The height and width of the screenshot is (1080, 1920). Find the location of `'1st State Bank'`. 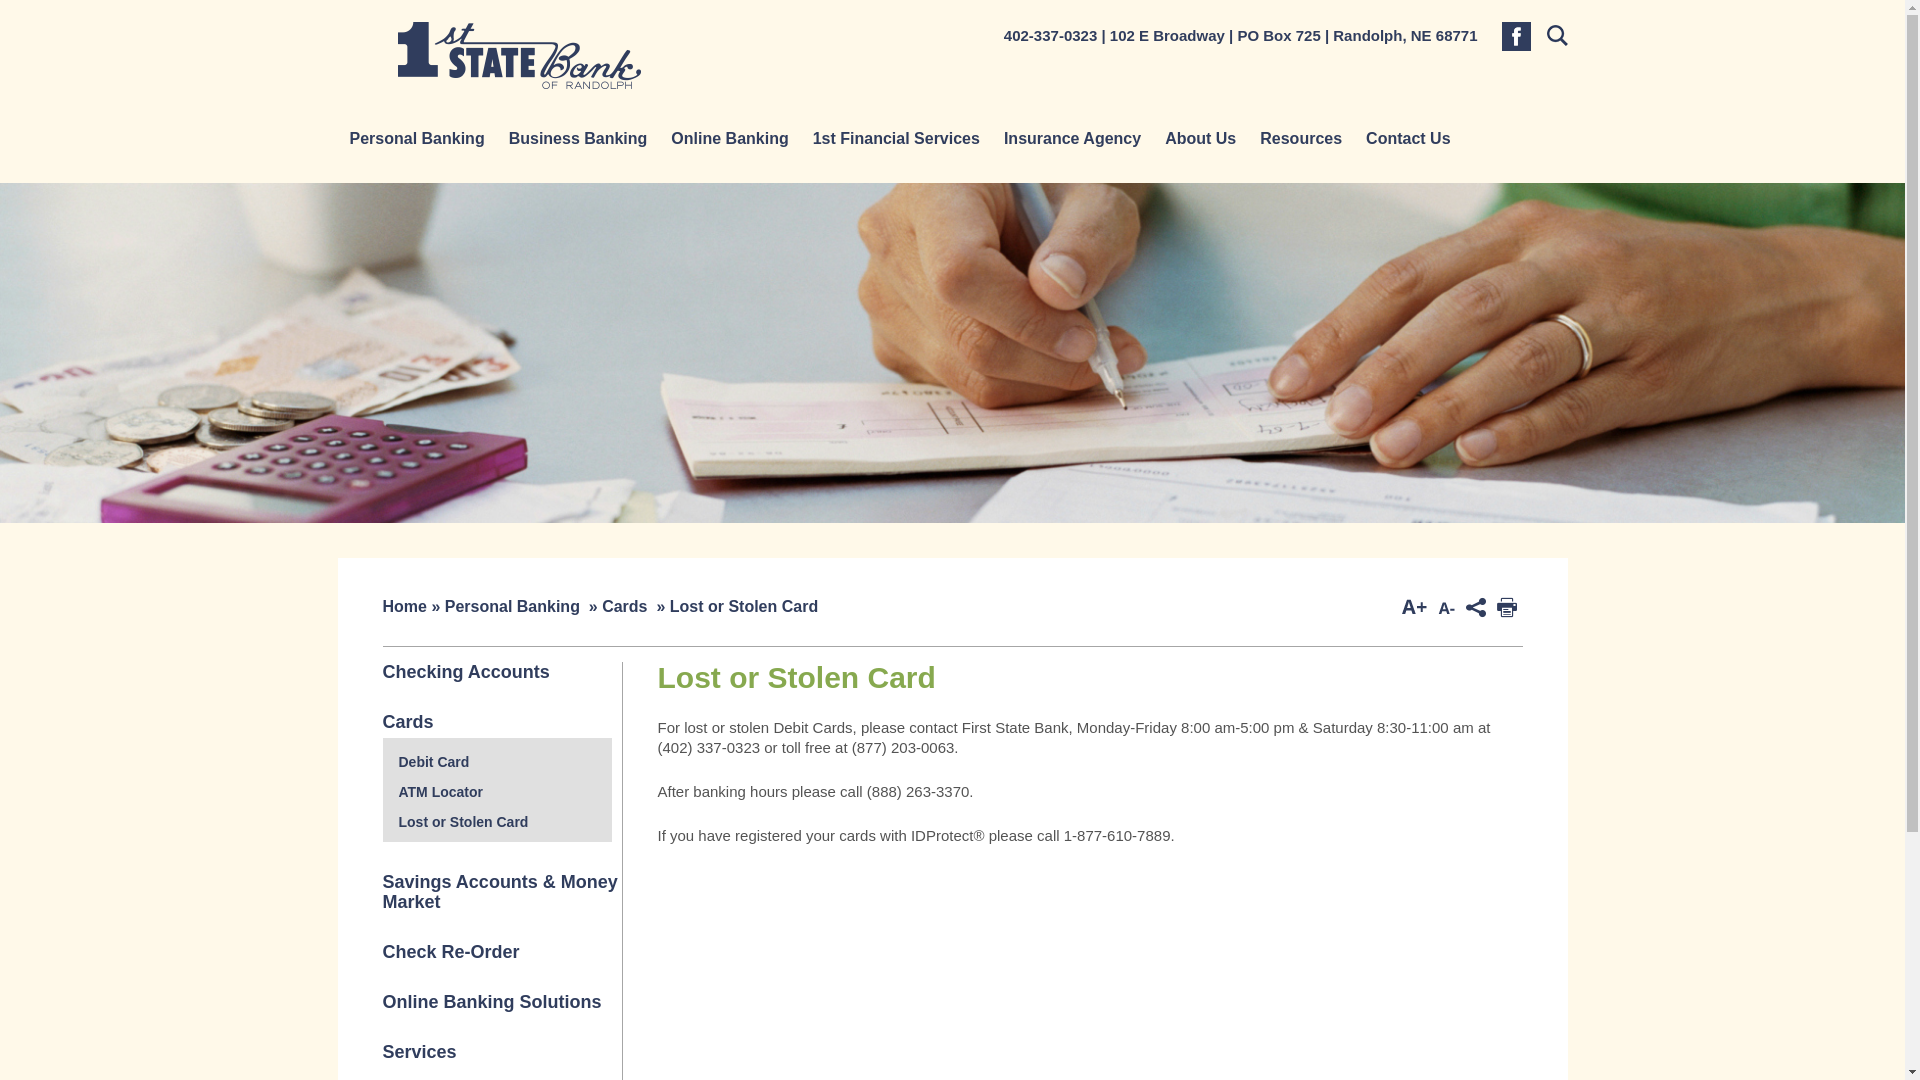

'1st State Bank' is located at coordinates (519, 54).